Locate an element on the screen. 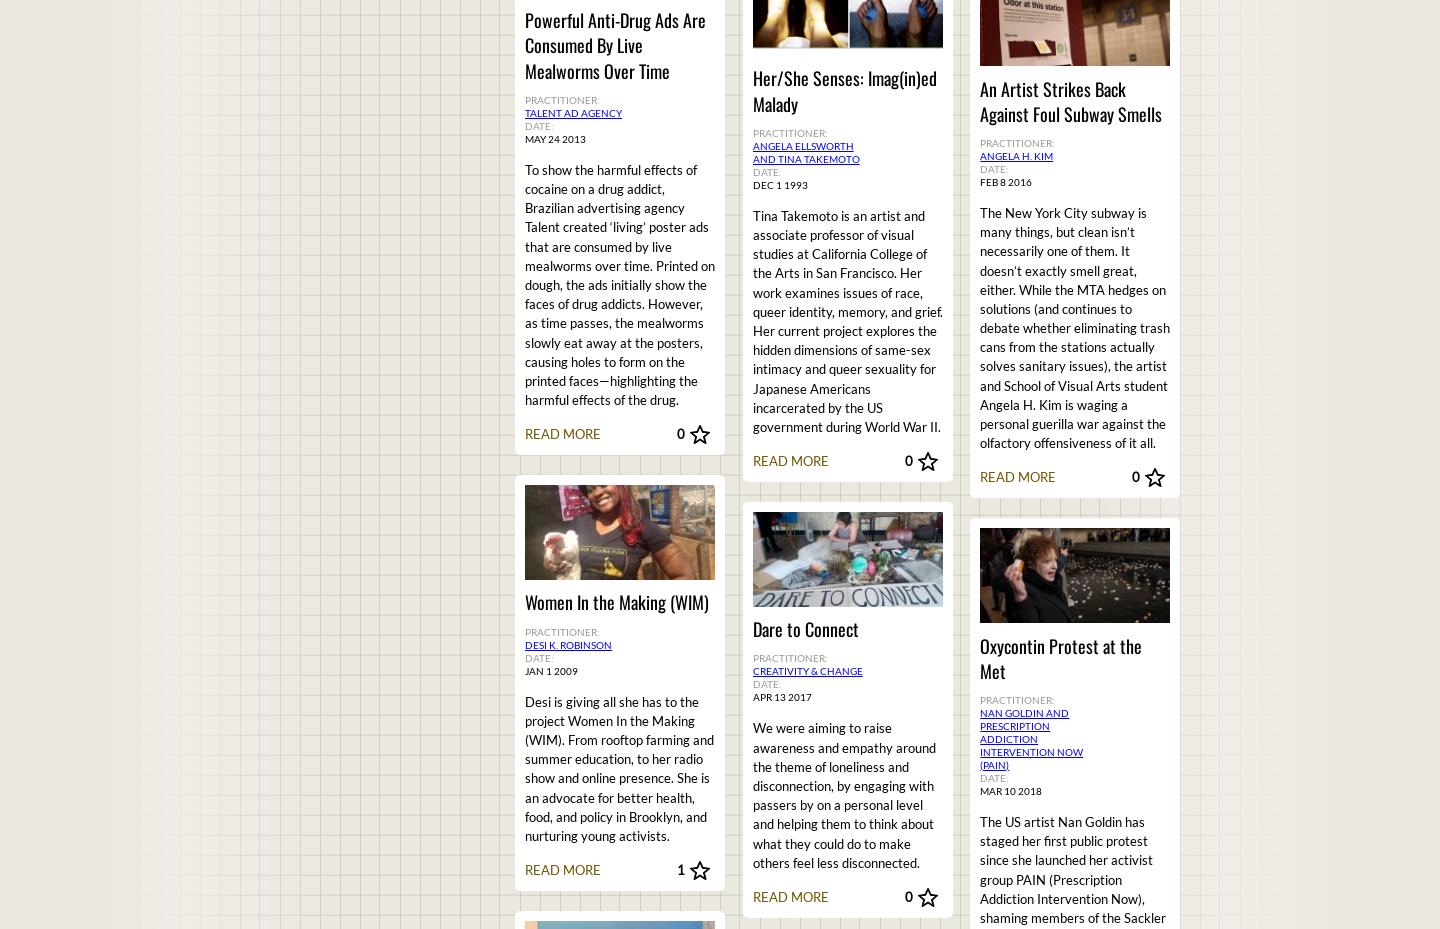 The width and height of the screenshot is (1440, 929). 'Jan 1 2009' is located at coordinates (551, 669).